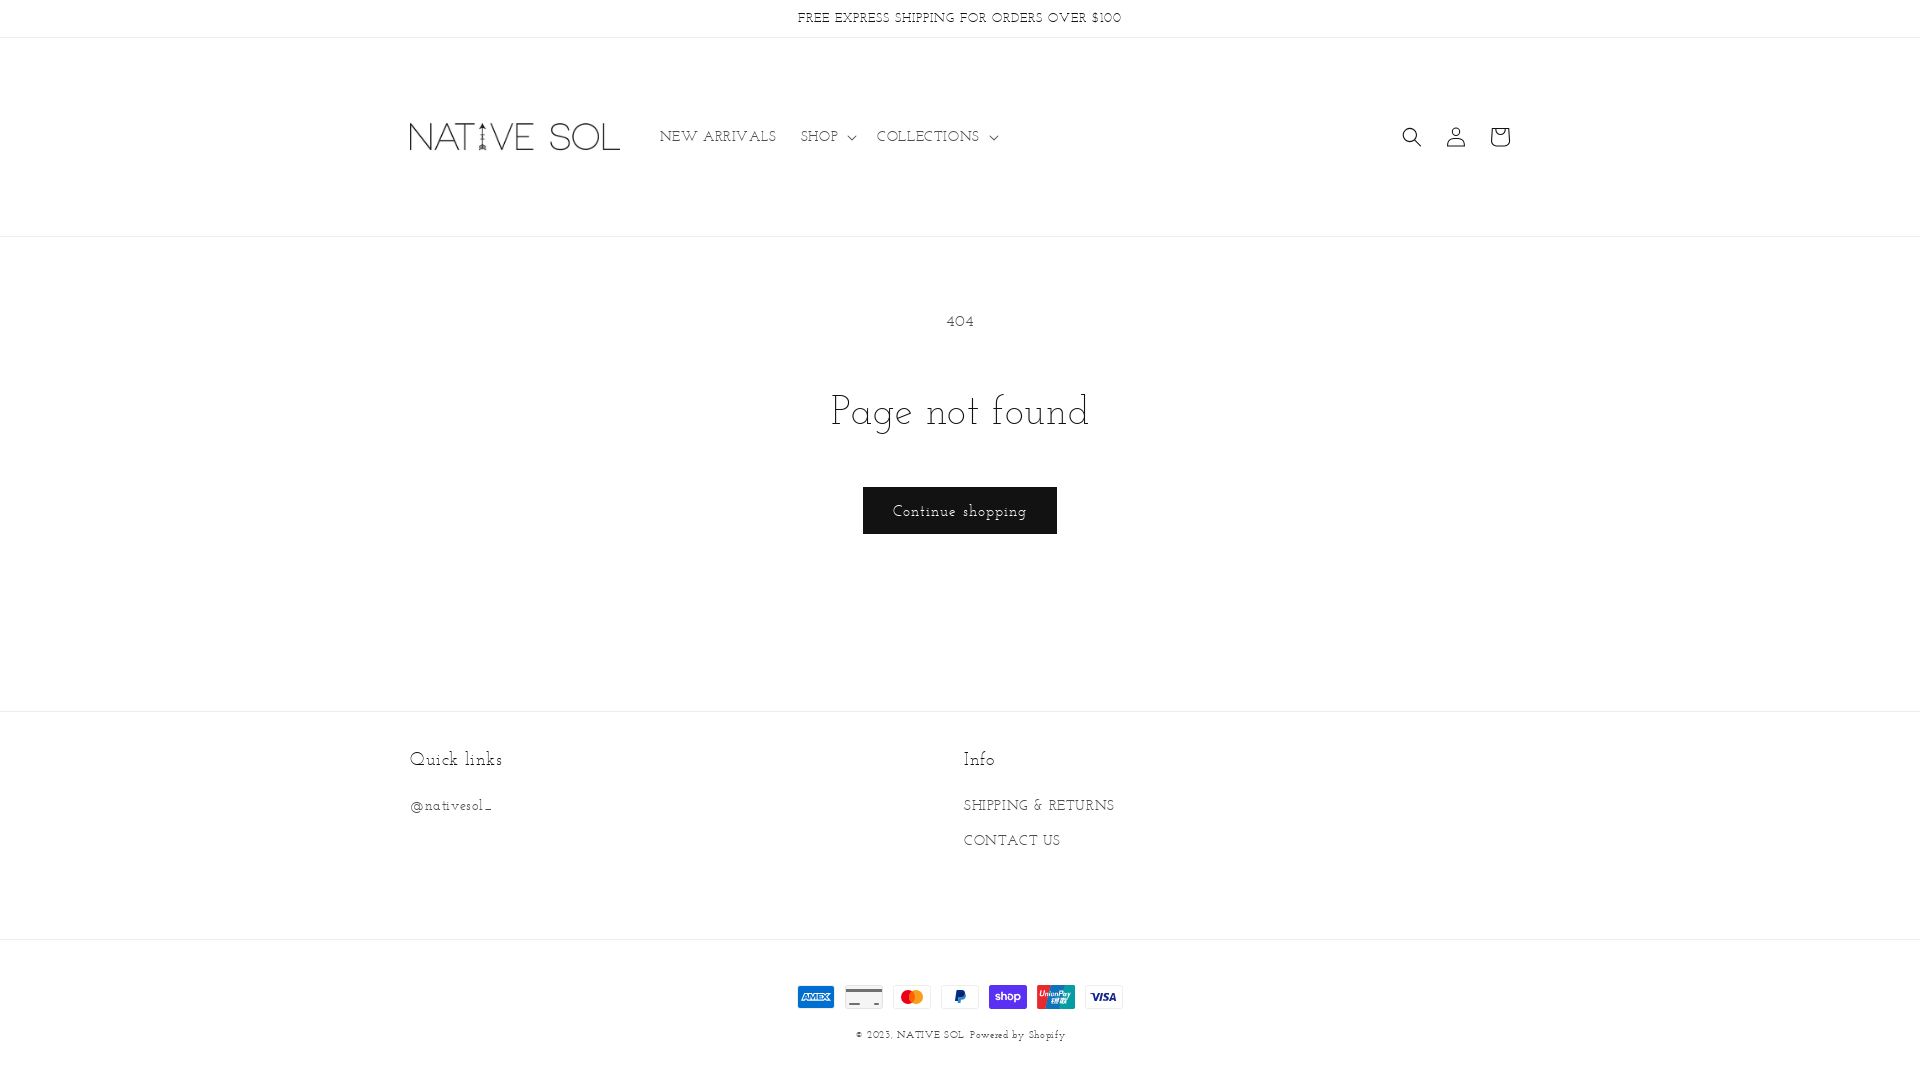 Image resolution: width=1920 pixels, height=1080 pixels. What do you see at coordinates (1039, 806) in the screenshot?
I see `'SHIPPING & RETURNS'` at bounding box center [1039, 806].